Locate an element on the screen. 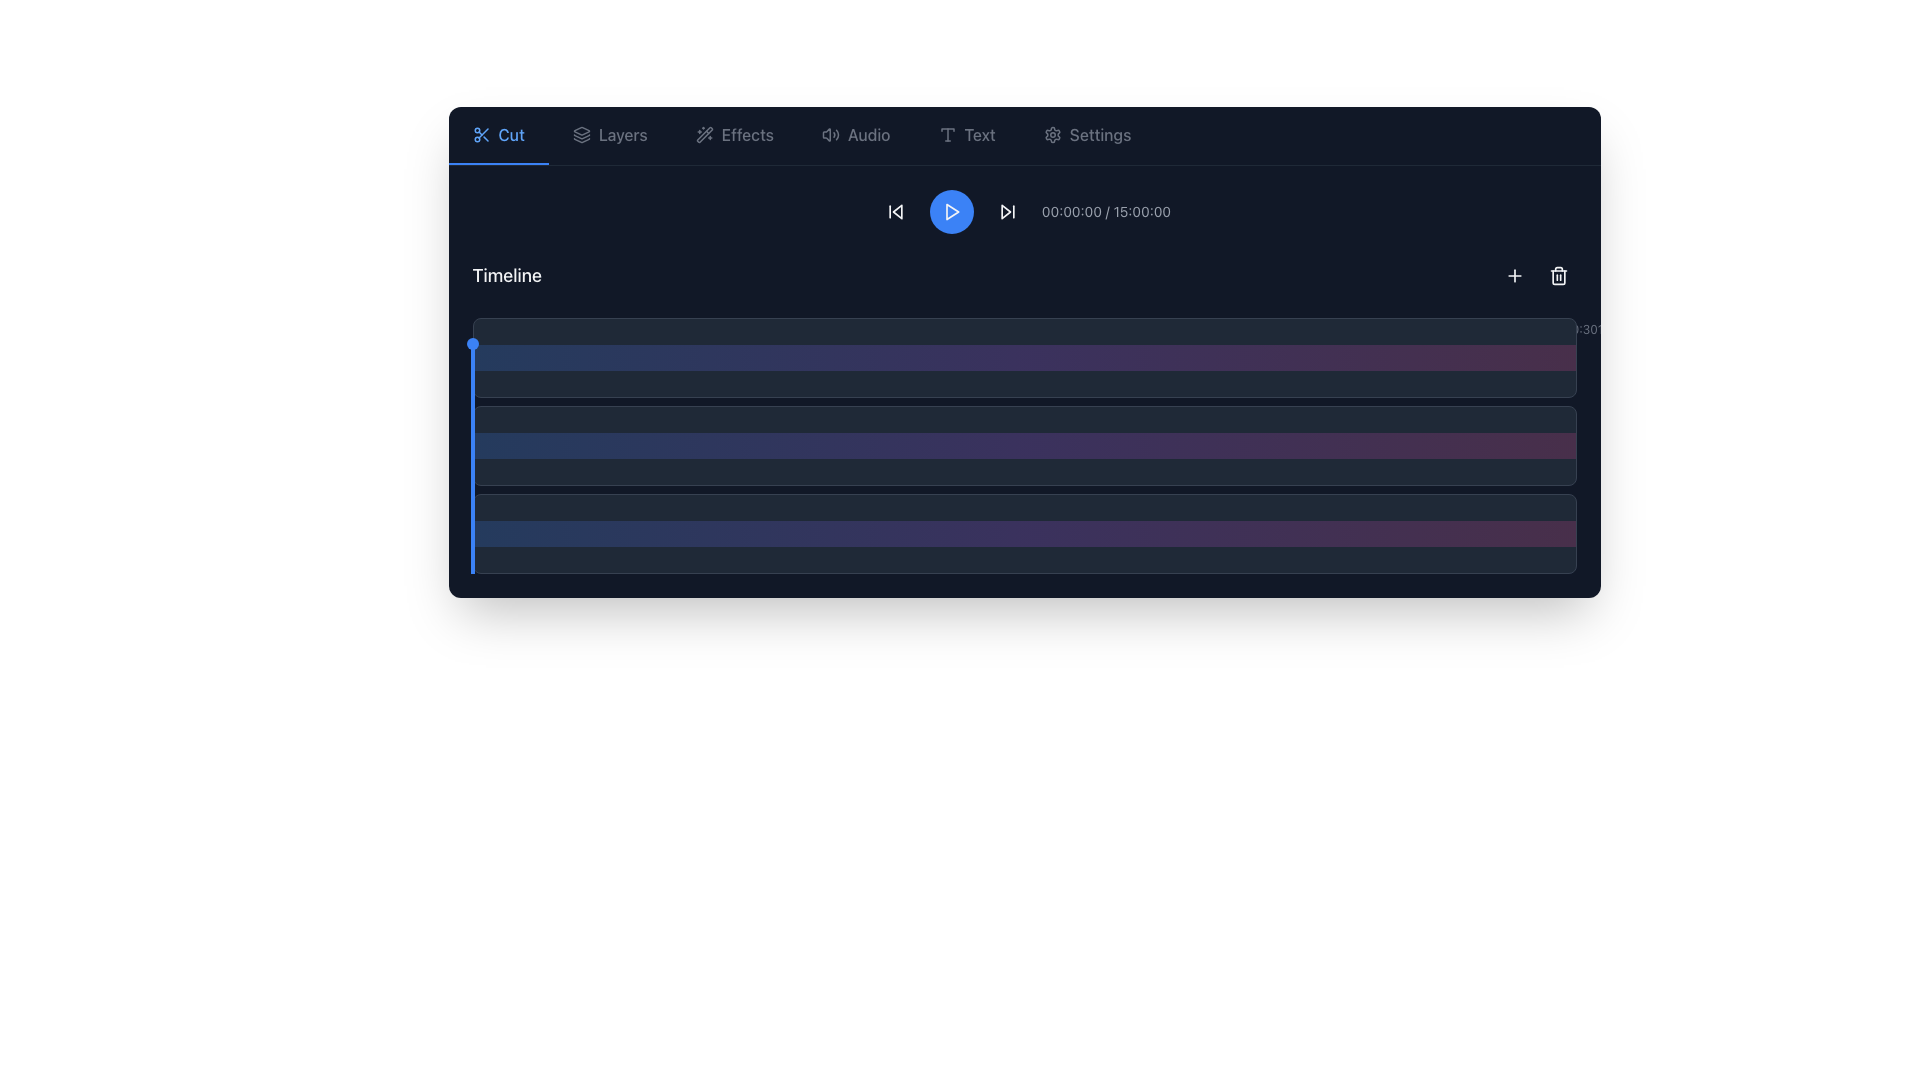  the delete icon button located in the top-right corner of the horizontal bar interface to trigger a tooltip or visual feedback is located at coordinates (1557, 276).